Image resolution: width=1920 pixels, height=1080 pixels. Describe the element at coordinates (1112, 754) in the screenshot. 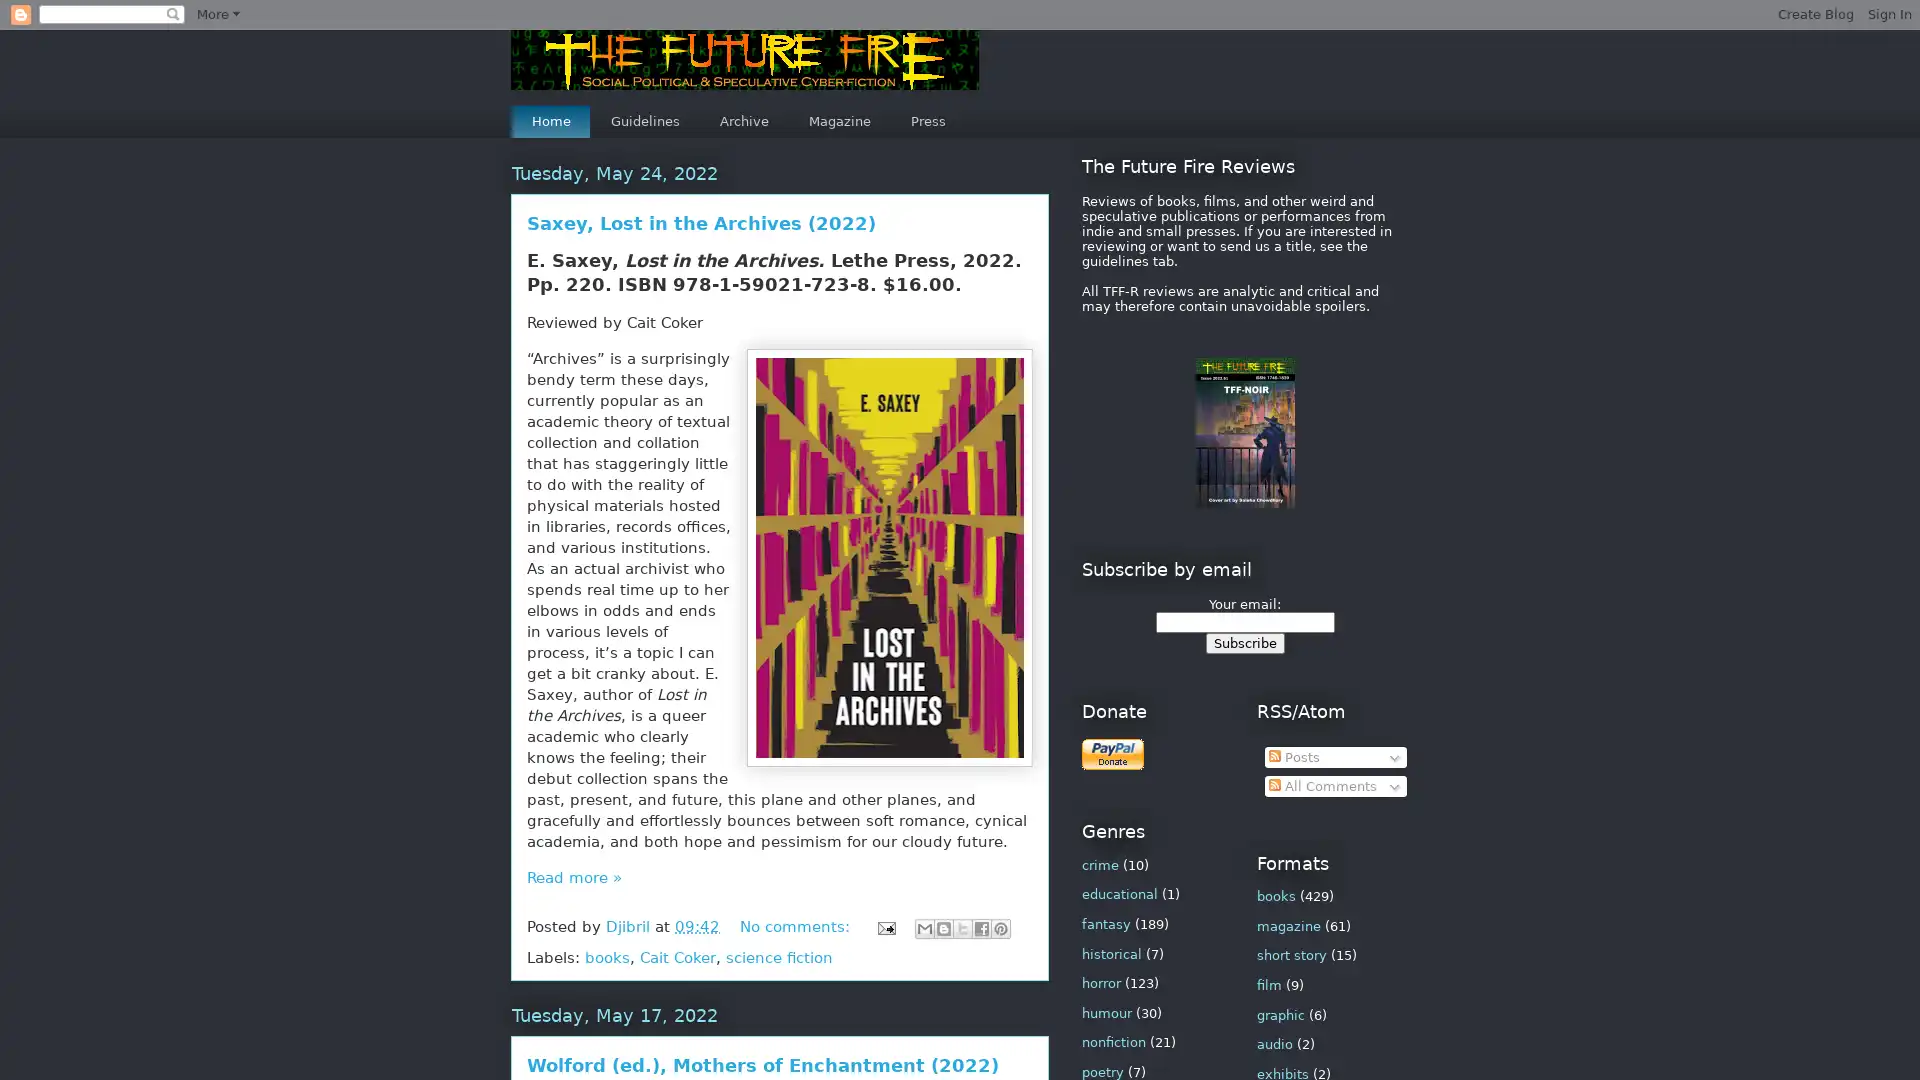

I see `Make payments with PayPal - it's fast, free and secure!` at that location.